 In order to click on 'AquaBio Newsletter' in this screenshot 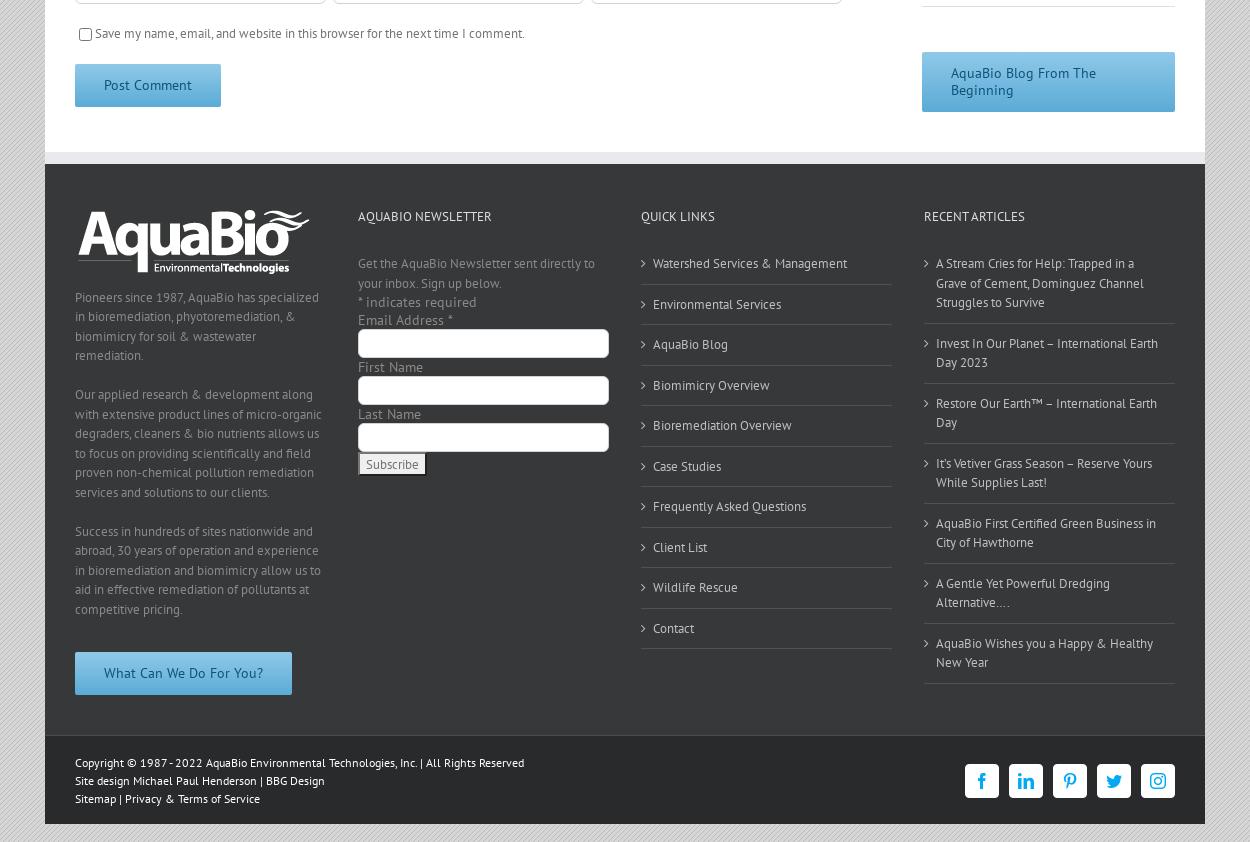, I will do `click(425, 215)`.